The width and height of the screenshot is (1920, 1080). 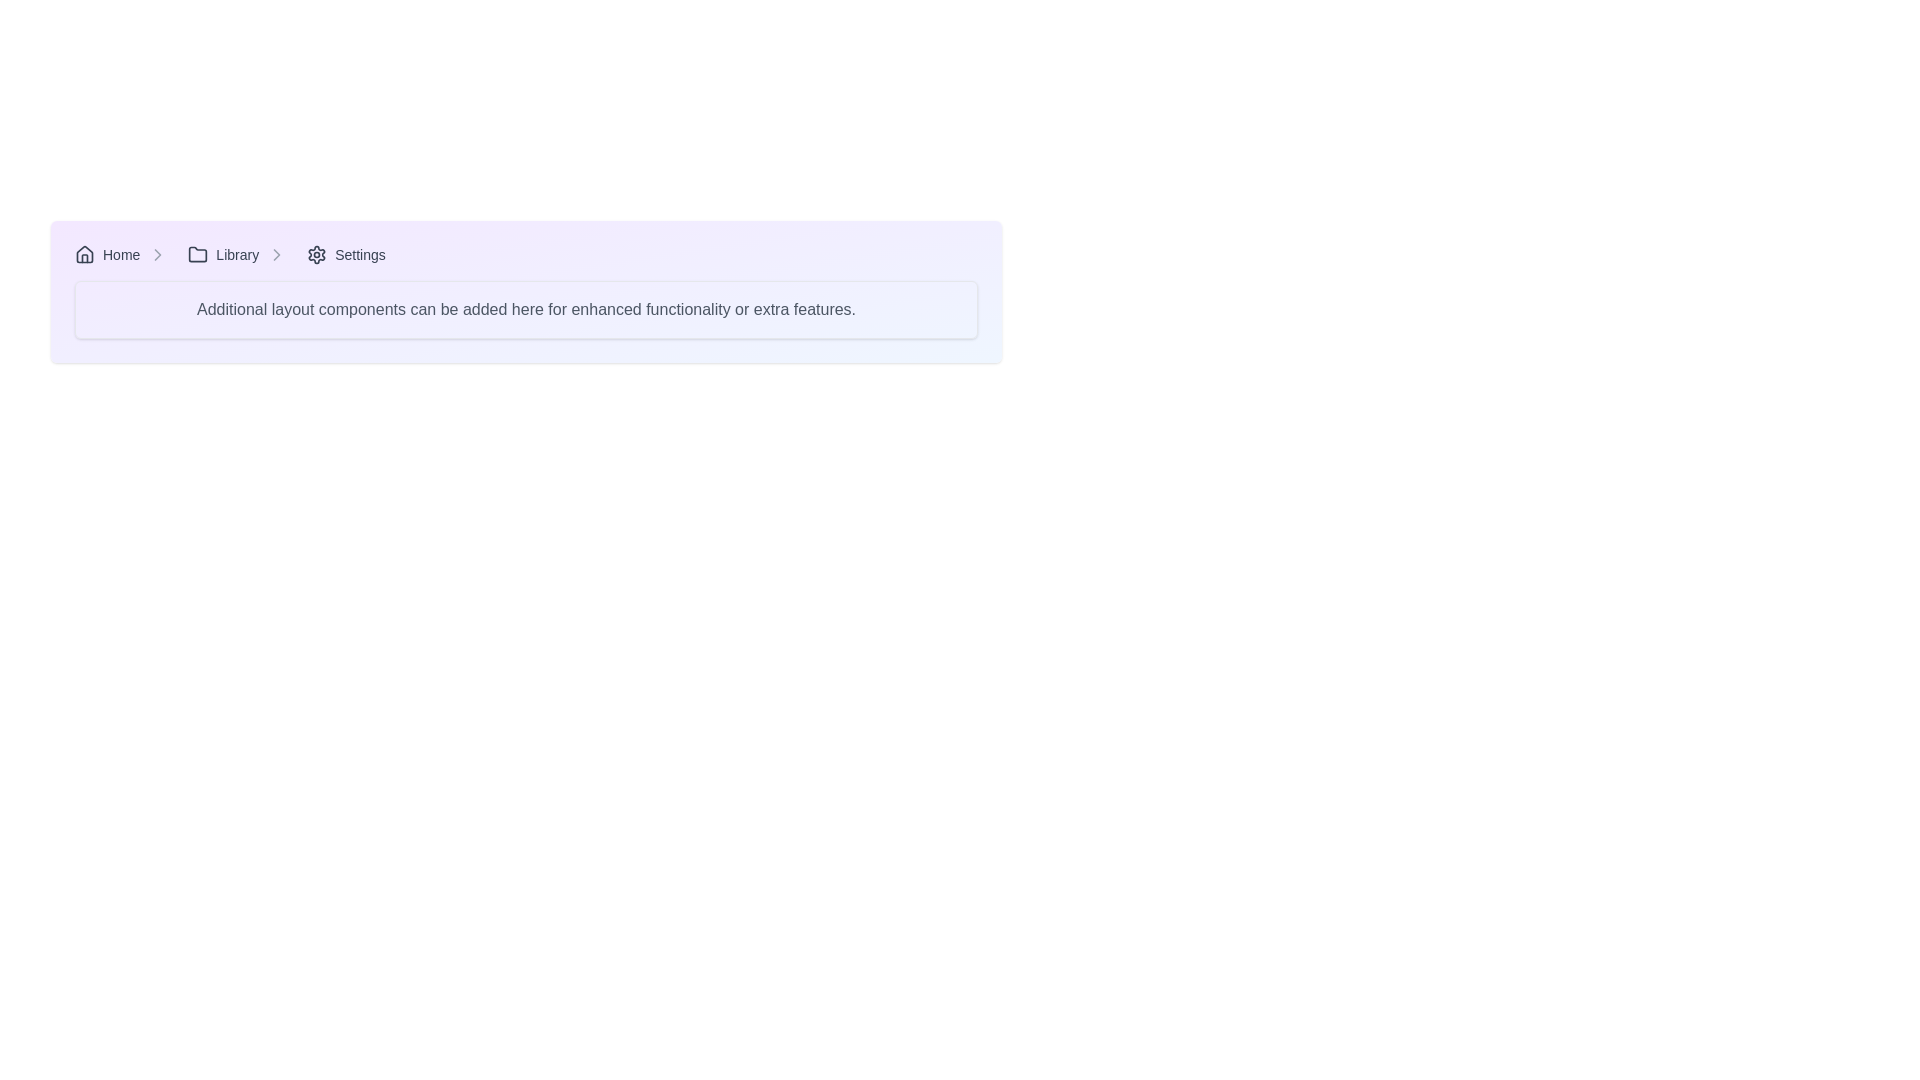 What do you see at coordinates (316, 253) in the screenshot?
I see `the cogwheel icon in the navigation bar` at bounding box center [316, 253].